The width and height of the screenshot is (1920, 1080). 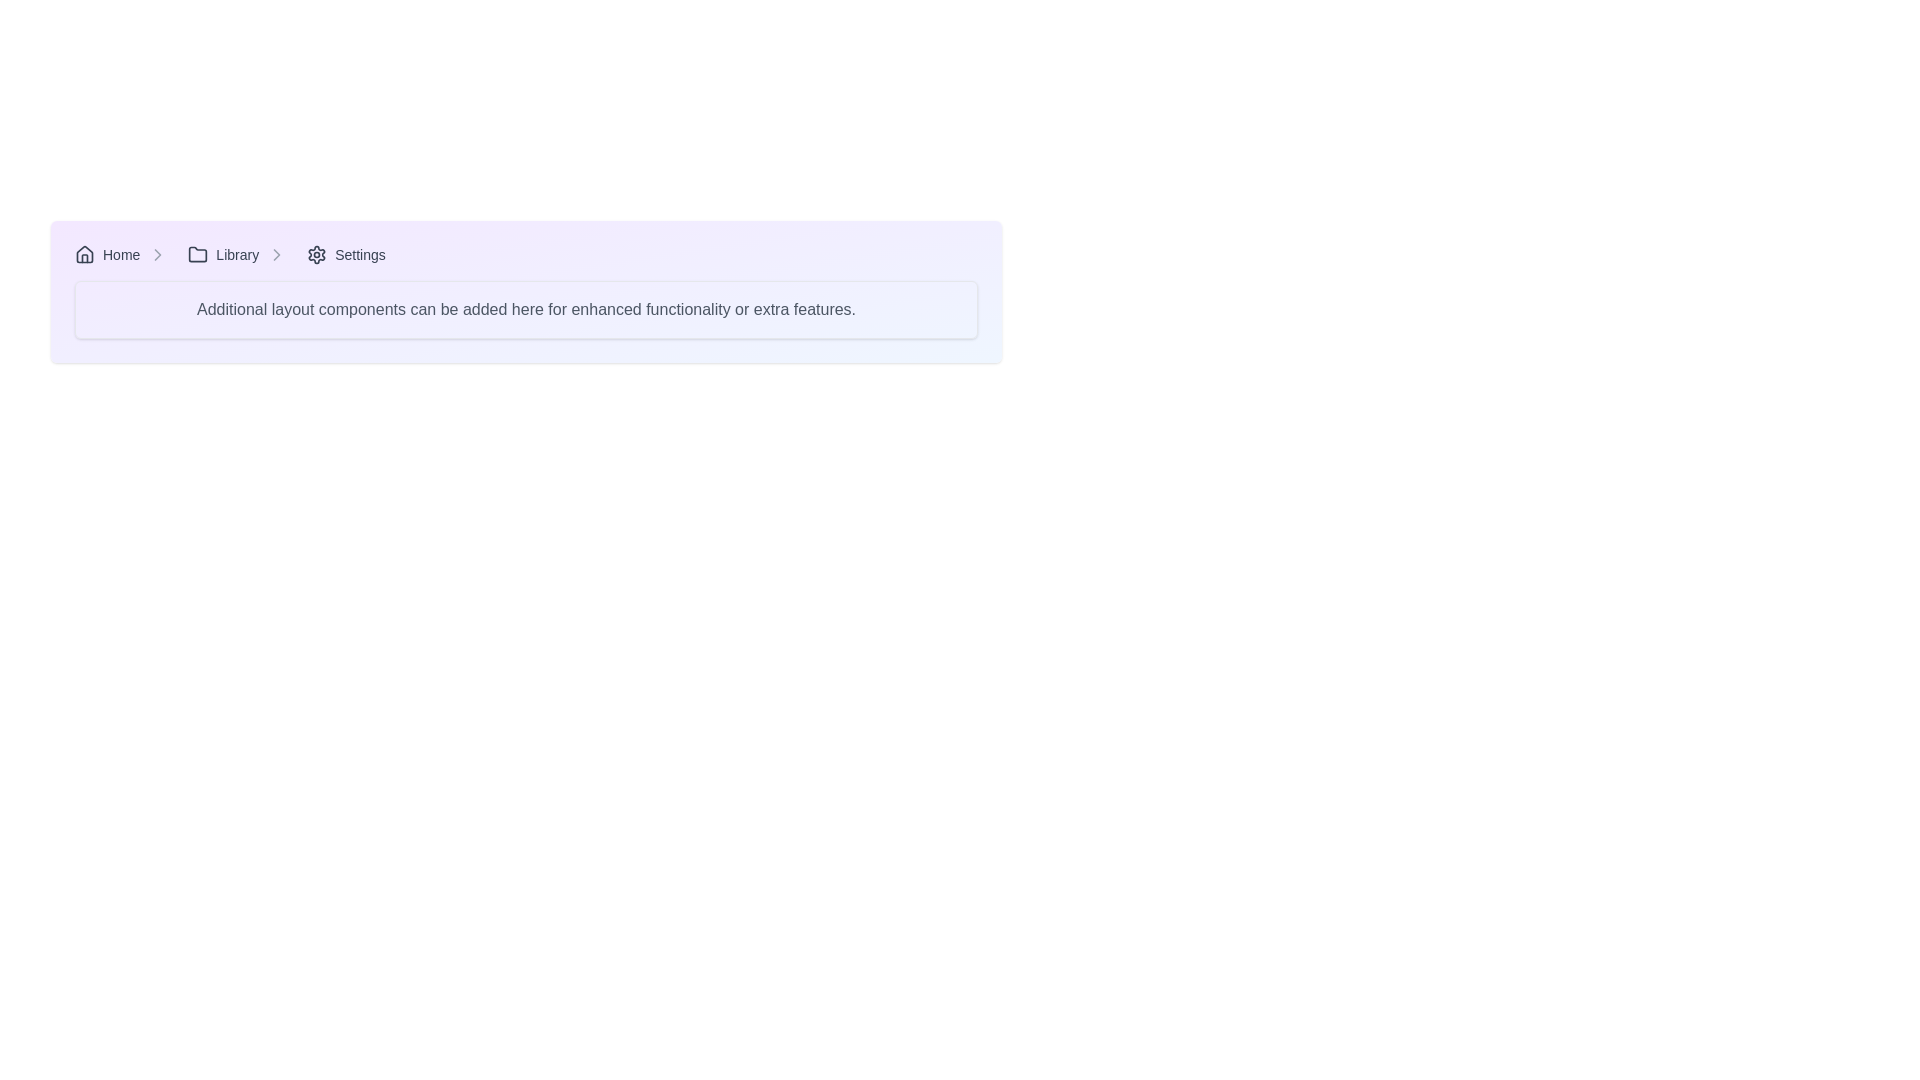 What do you see at coordinates (316, 253) in the screenshot?
I see `the cogwheel icon in the navigation bar` at bounding box center [316, 253].